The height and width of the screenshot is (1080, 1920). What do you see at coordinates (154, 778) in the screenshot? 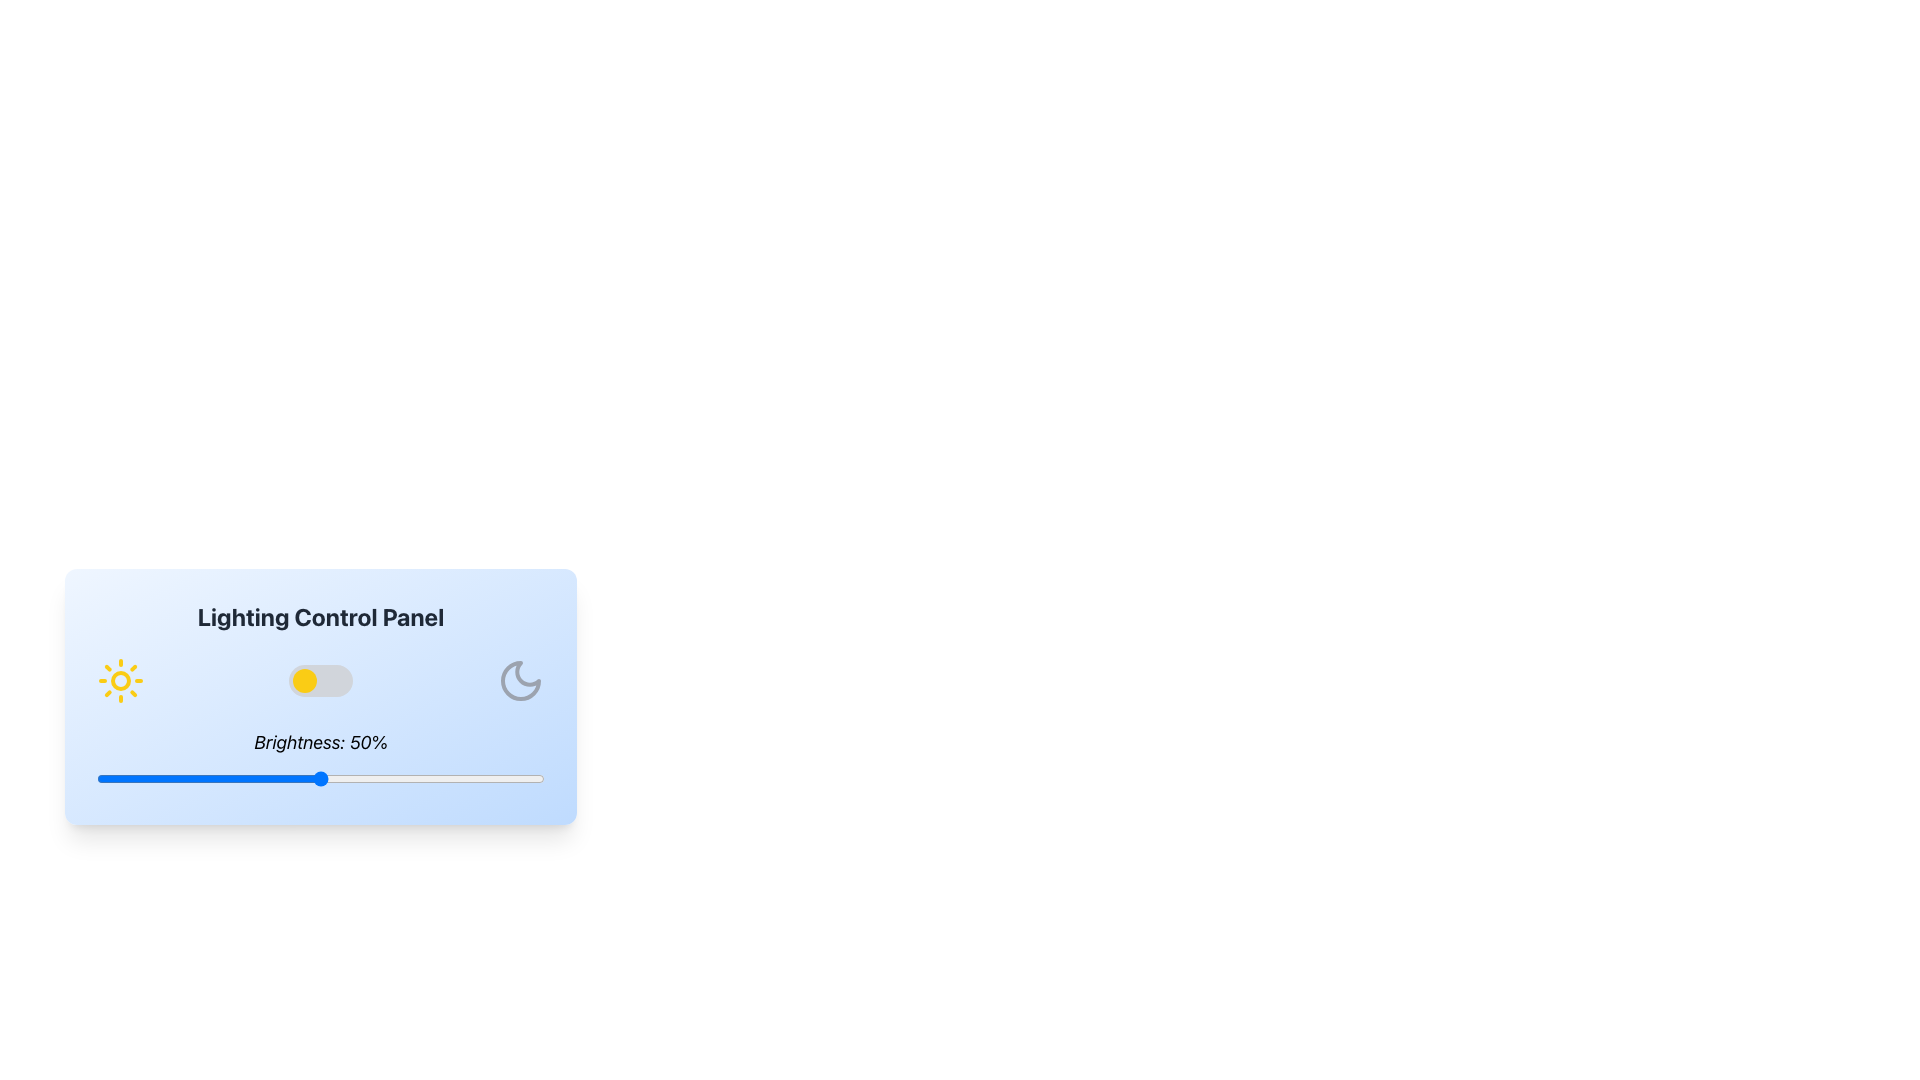
I see `the brightness` at bounding box center [154, 778].